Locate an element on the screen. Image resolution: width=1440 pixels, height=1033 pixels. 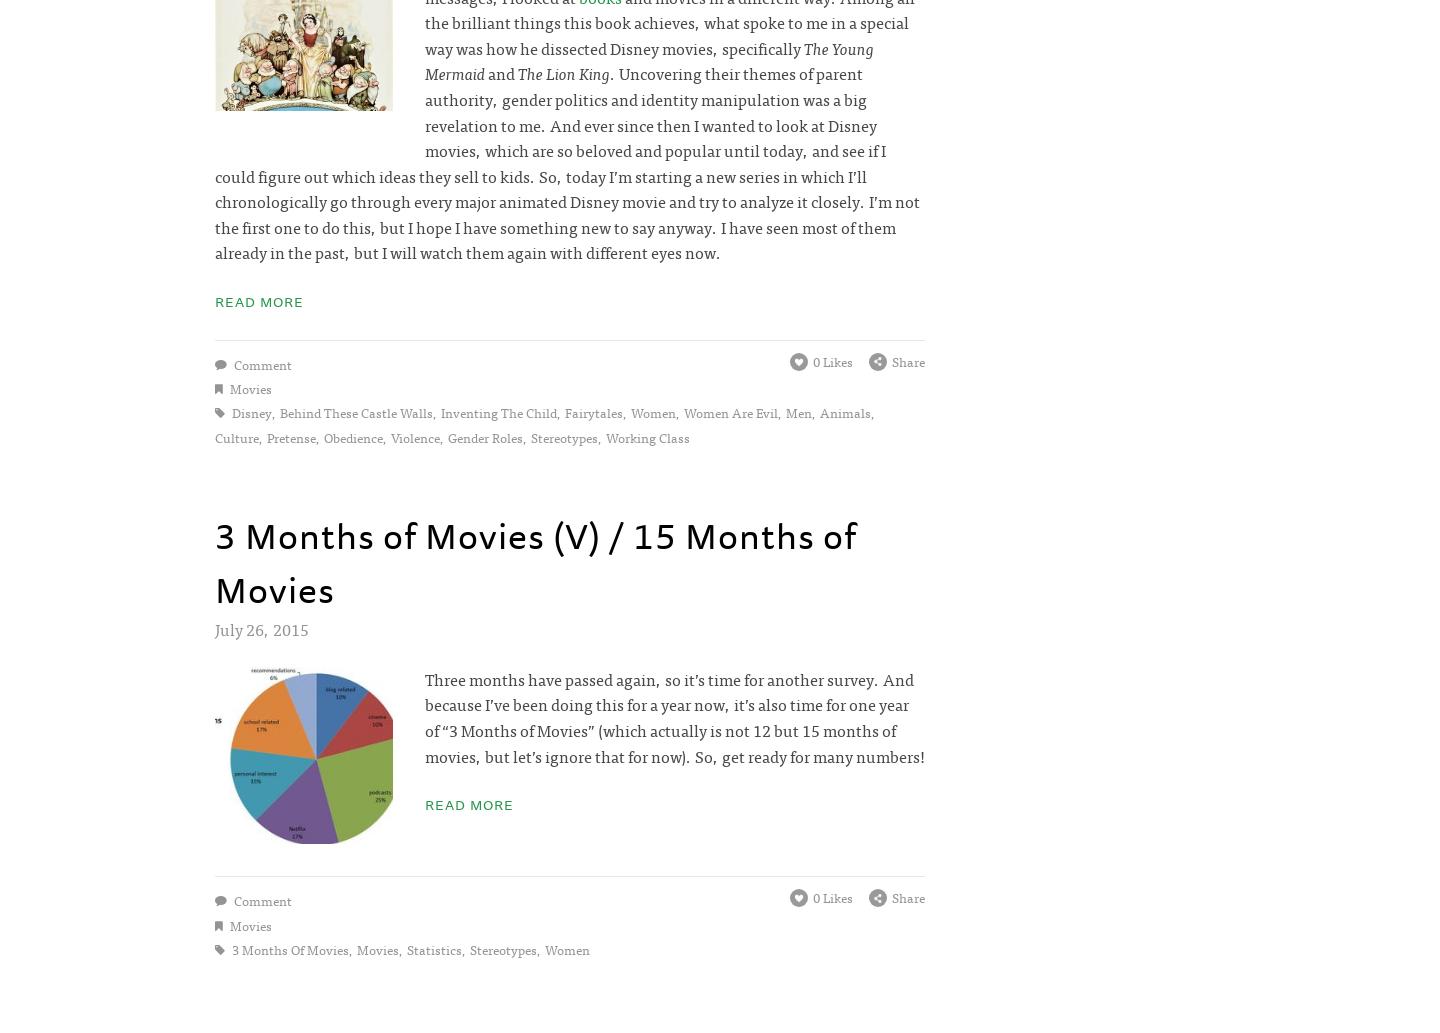
'Three months have passed again, so it’s time for another survey. And because I’ve been doing this for a year now, it’s also time for one year of “3 Months of Movies” (which actually is not 12 but 15 months of movies, but let’s ignore that for now). So, get ready for many numbers!' is located at coordinates (674, 716).